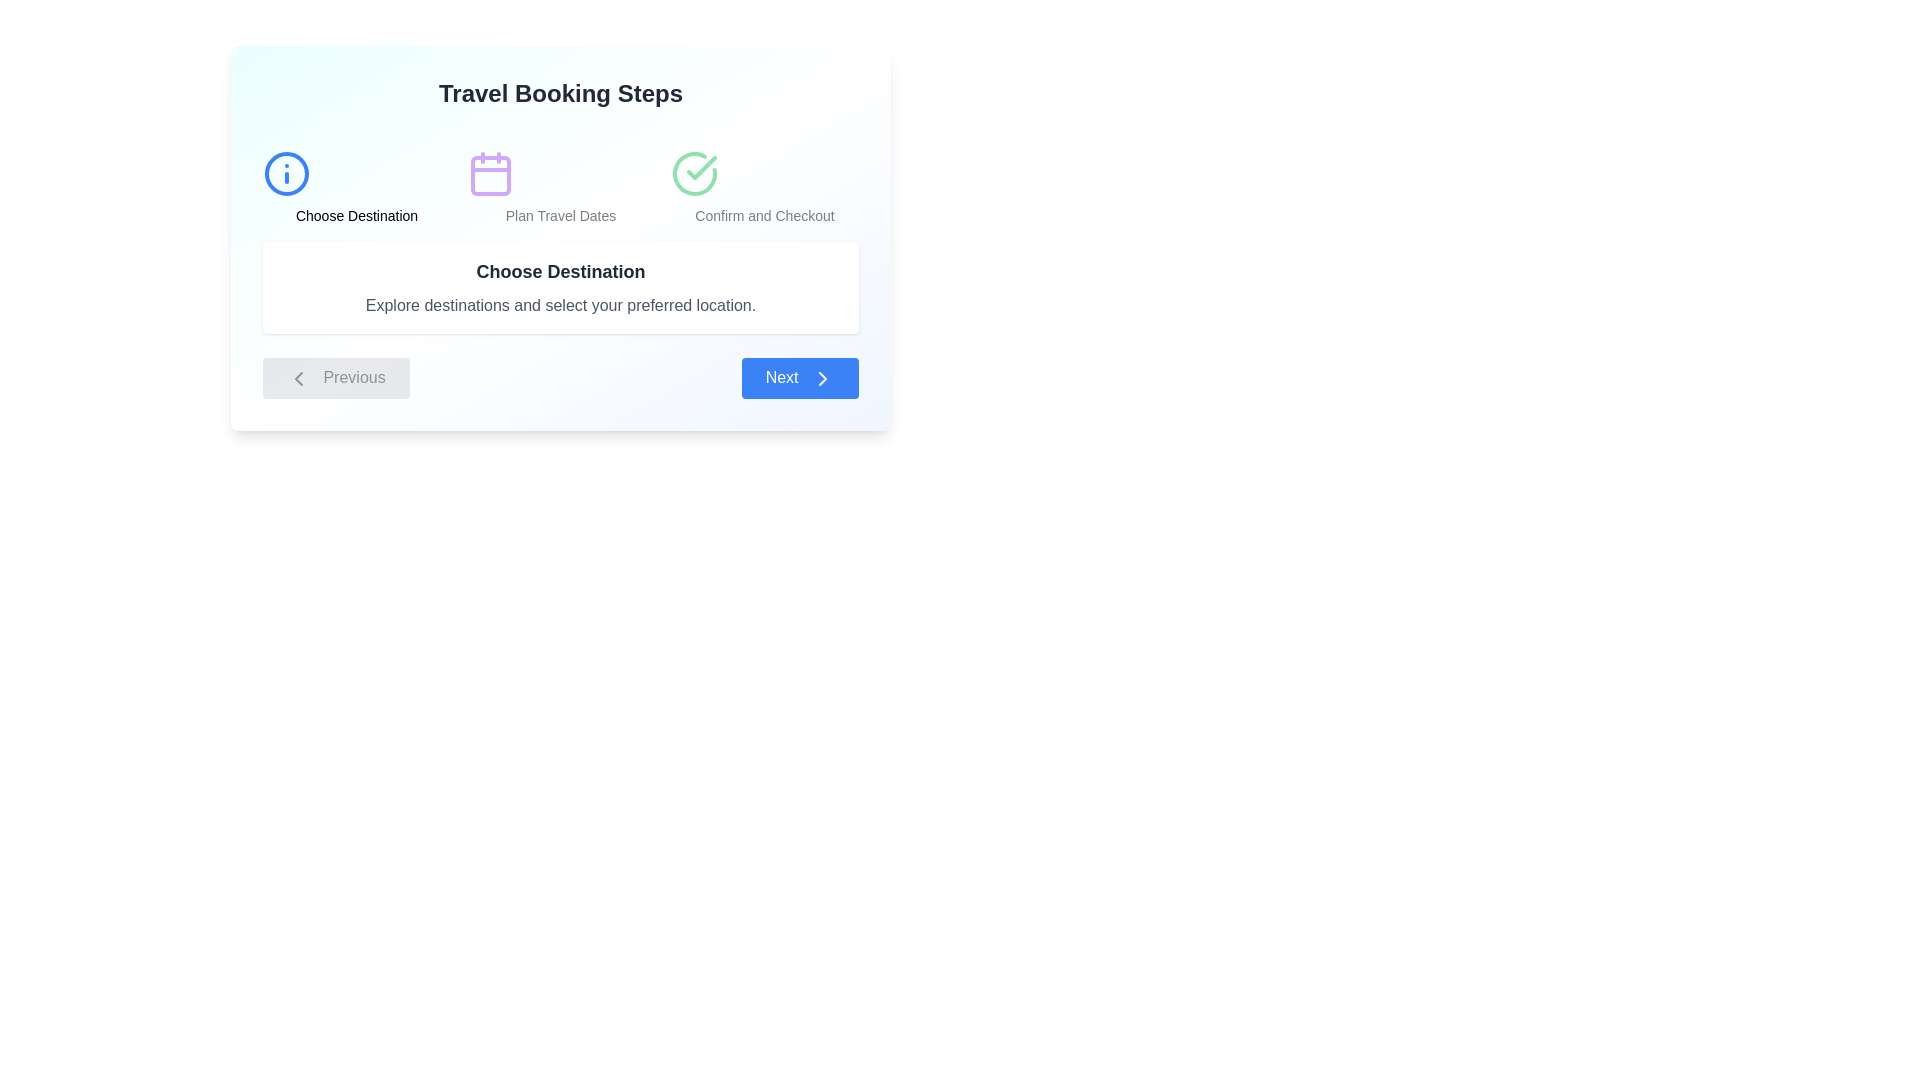  I want to click on the informational Text label located under the header 'Choose Destination', which provides instructions related to choosing a destination, so click(560, 305).